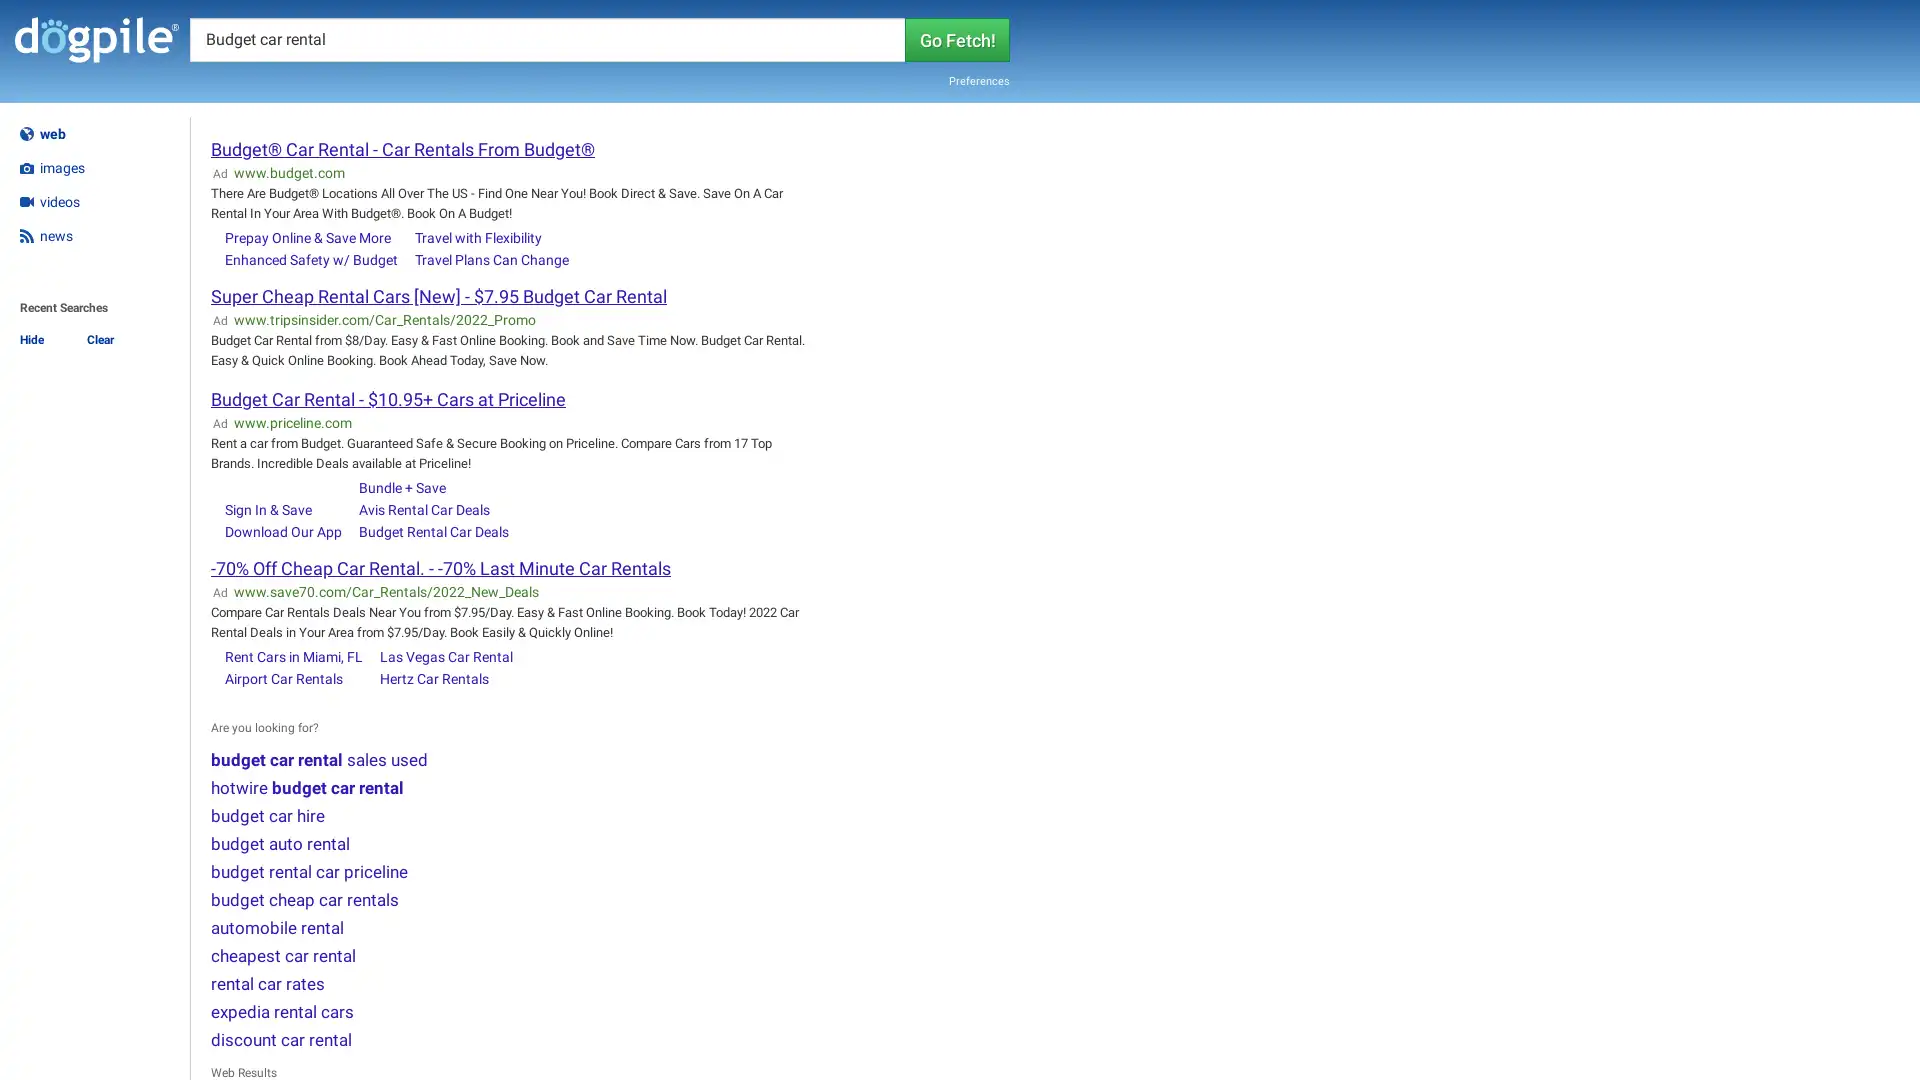 This screenshot has height=1080, width=1920. Describe the element at coordinates (956, 38) in the screenshot. I see `Search` at that location.